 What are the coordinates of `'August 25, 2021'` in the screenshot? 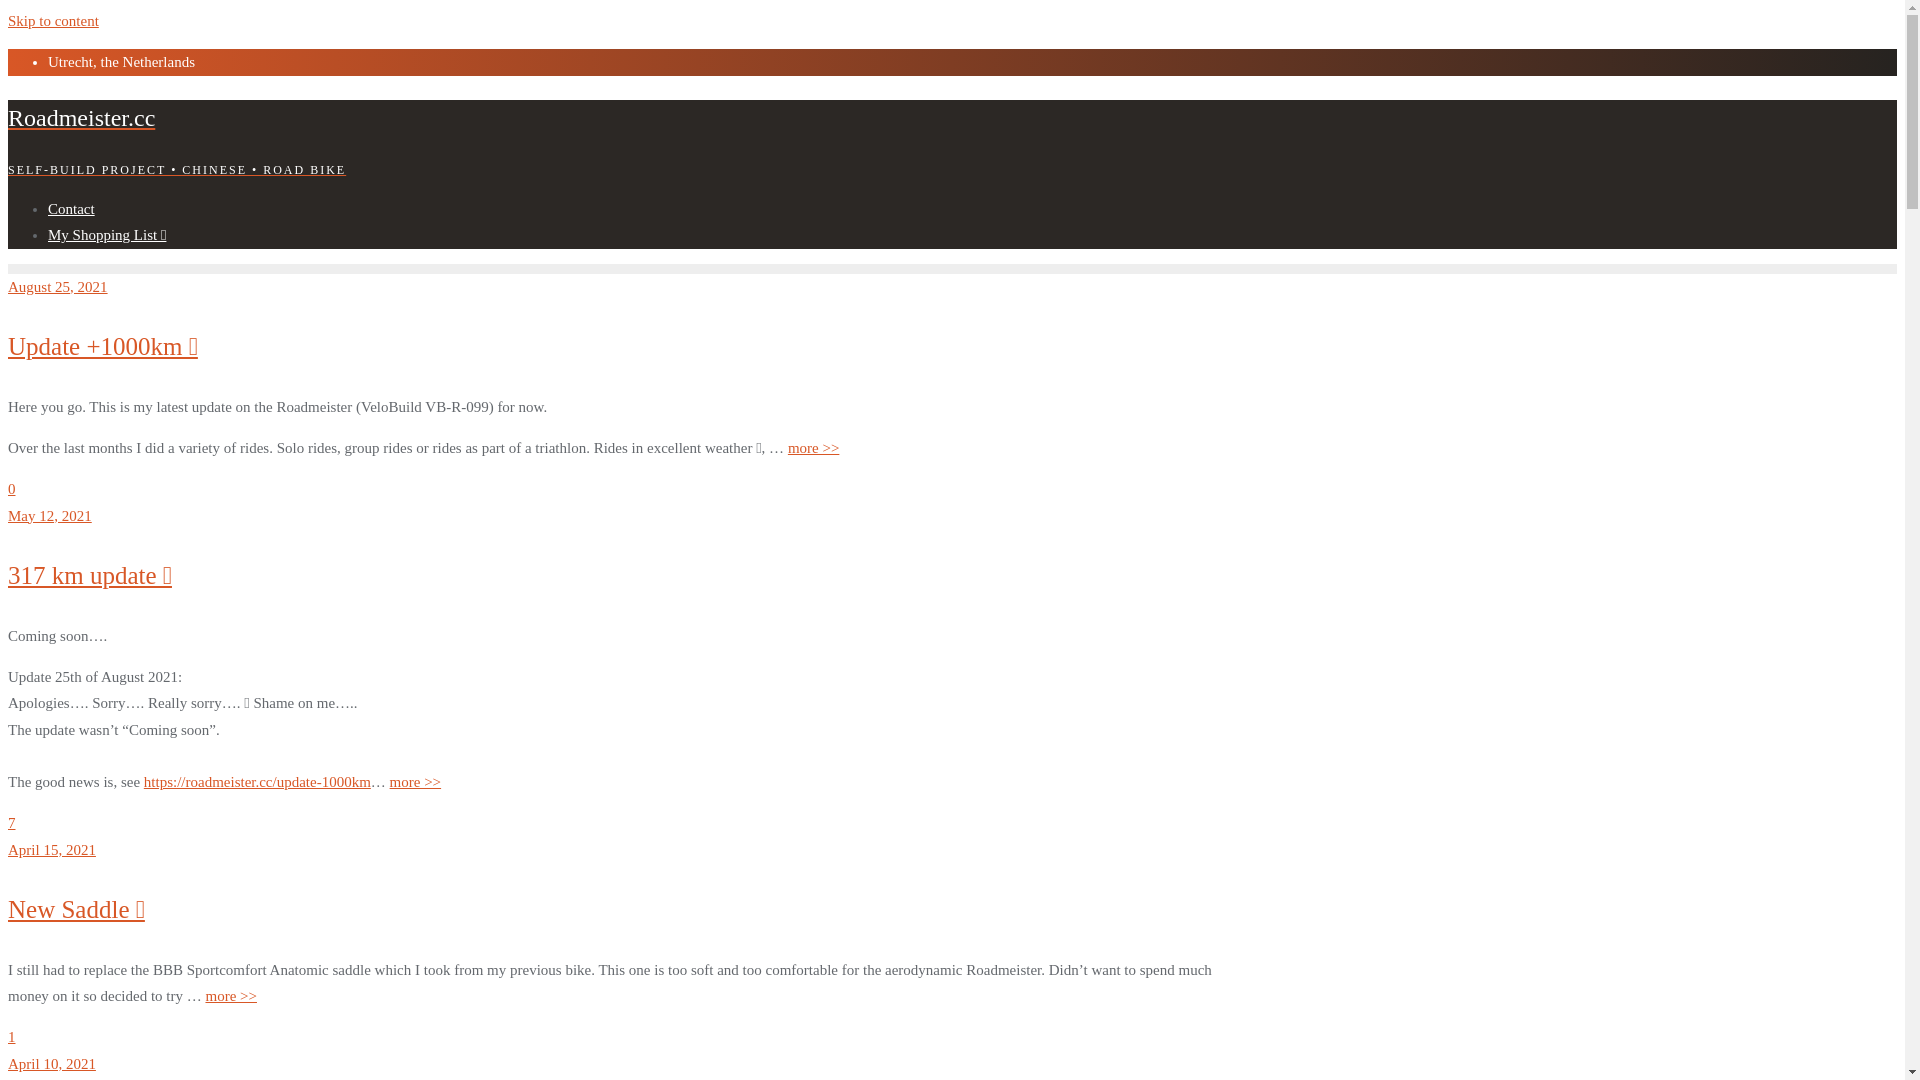 It's located at (8, 286).